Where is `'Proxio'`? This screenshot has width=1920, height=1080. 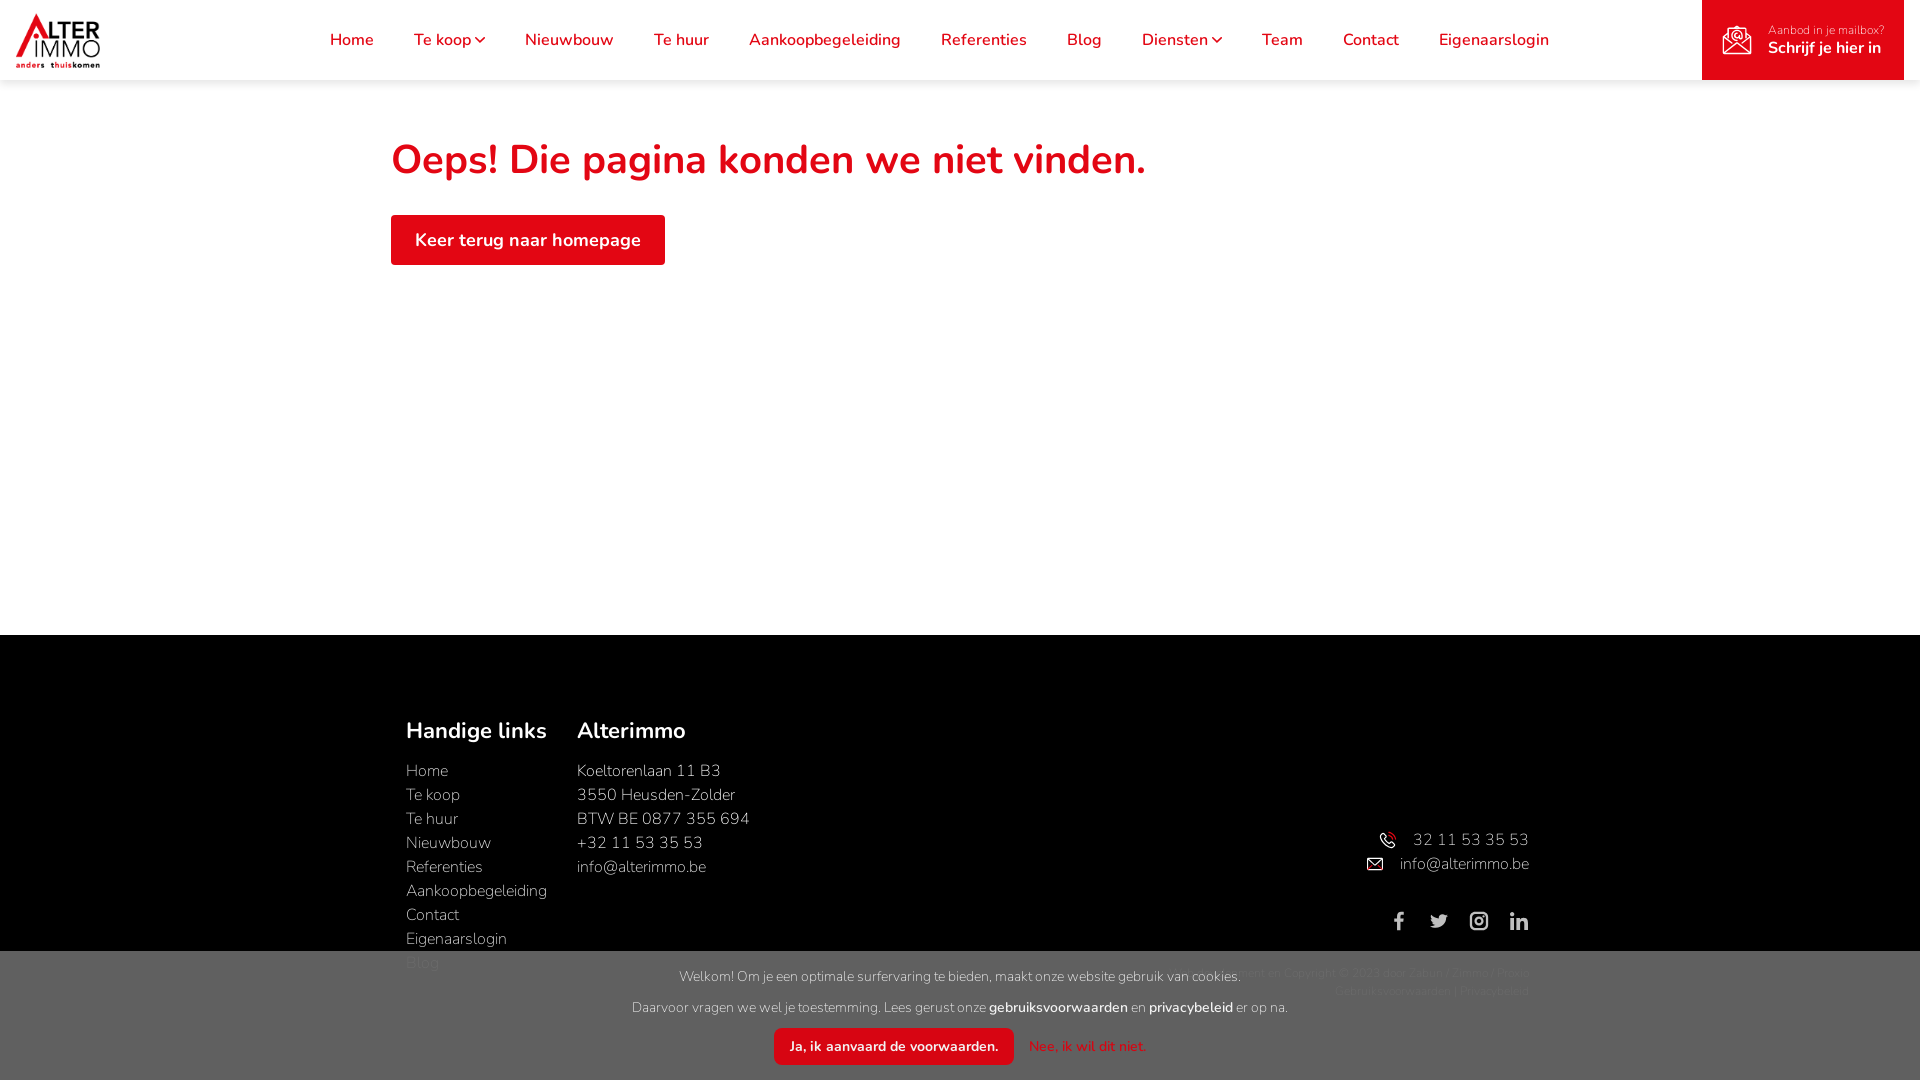 'Proxio' is located at coordinates (1512, 971).